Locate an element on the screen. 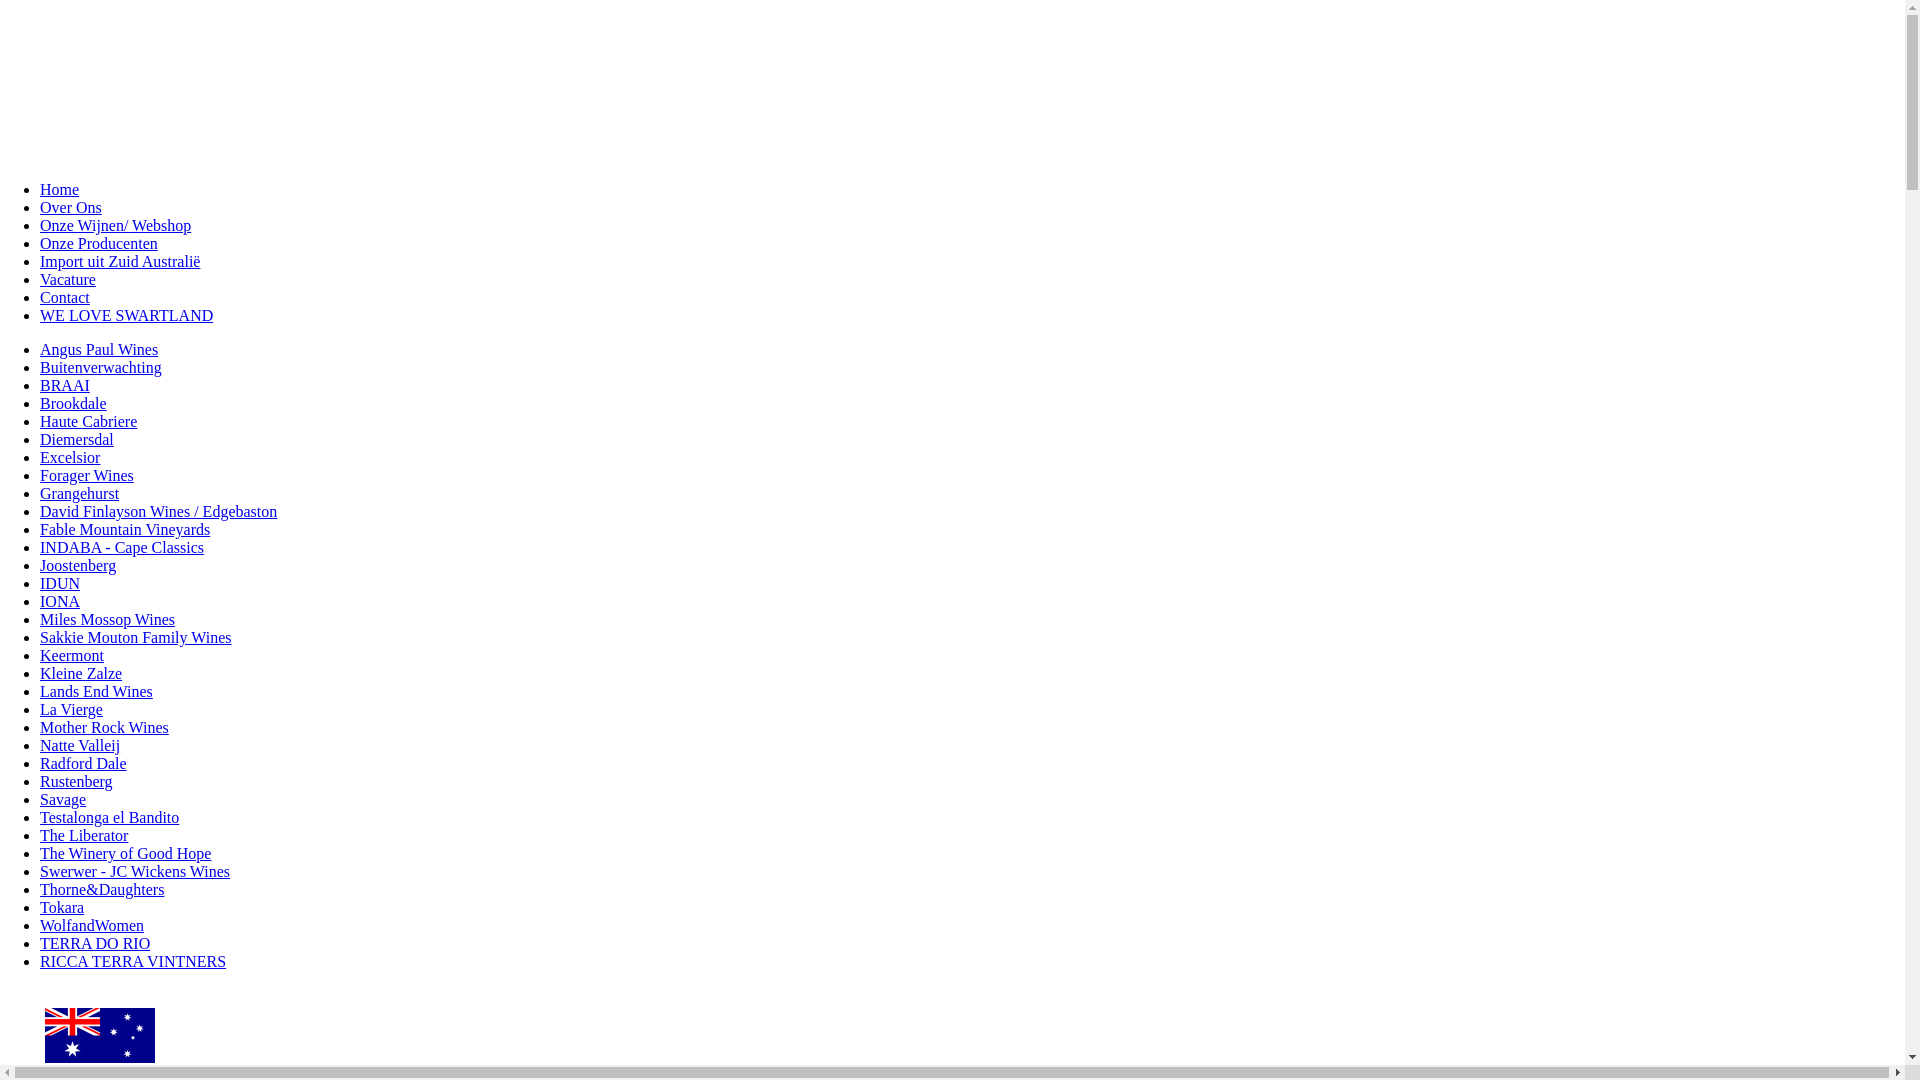 The width and height of the screenshot is (1920, 1080). 'Home' is located at coordinates (59, 189).